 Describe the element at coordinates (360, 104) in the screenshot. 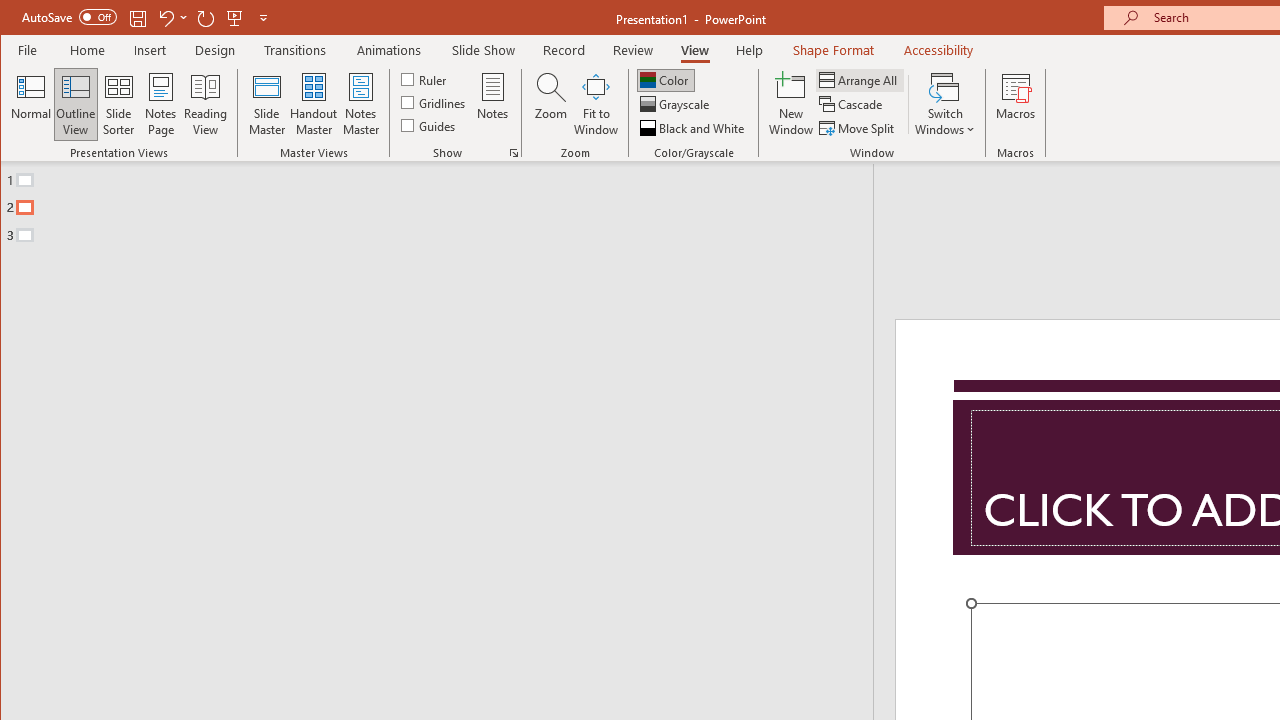

I see `'Notes Master'` at that location.